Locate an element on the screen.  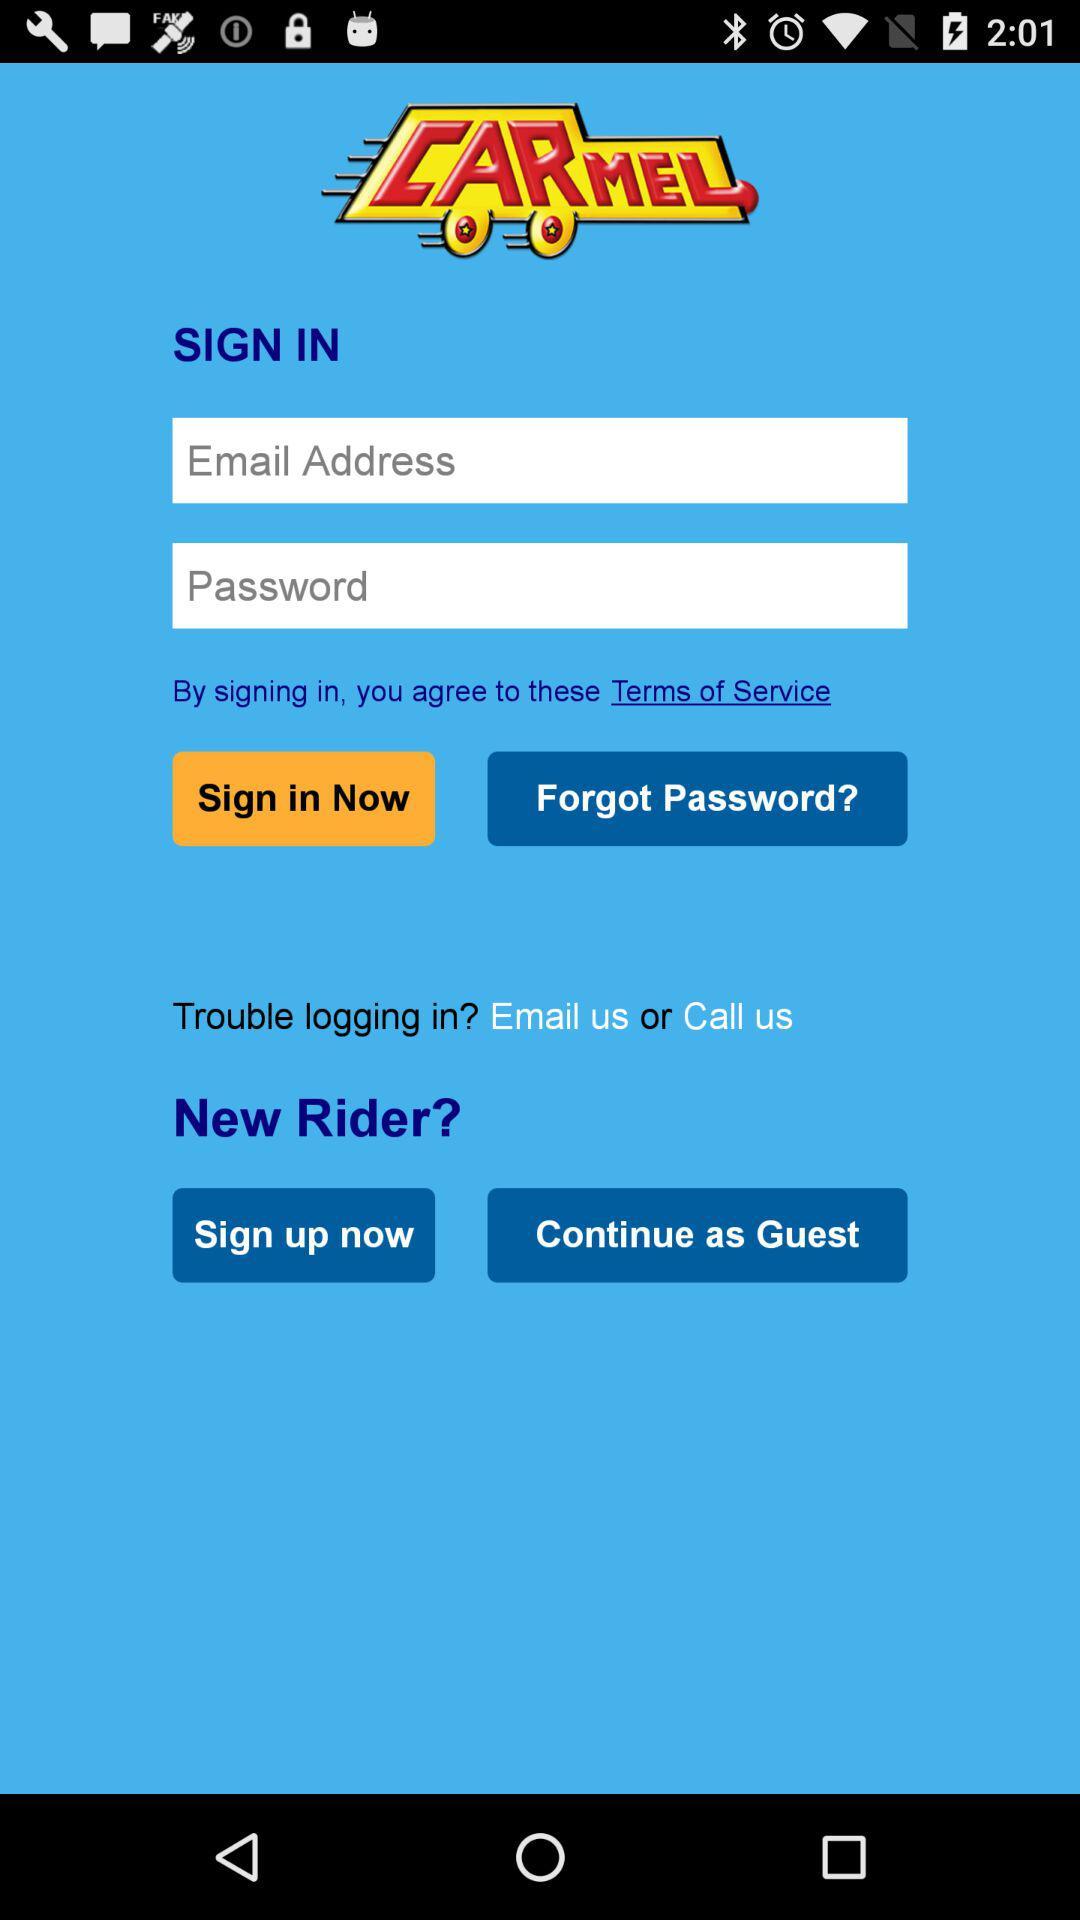
icon below forgot password? is located at coordinates (737, 1015).